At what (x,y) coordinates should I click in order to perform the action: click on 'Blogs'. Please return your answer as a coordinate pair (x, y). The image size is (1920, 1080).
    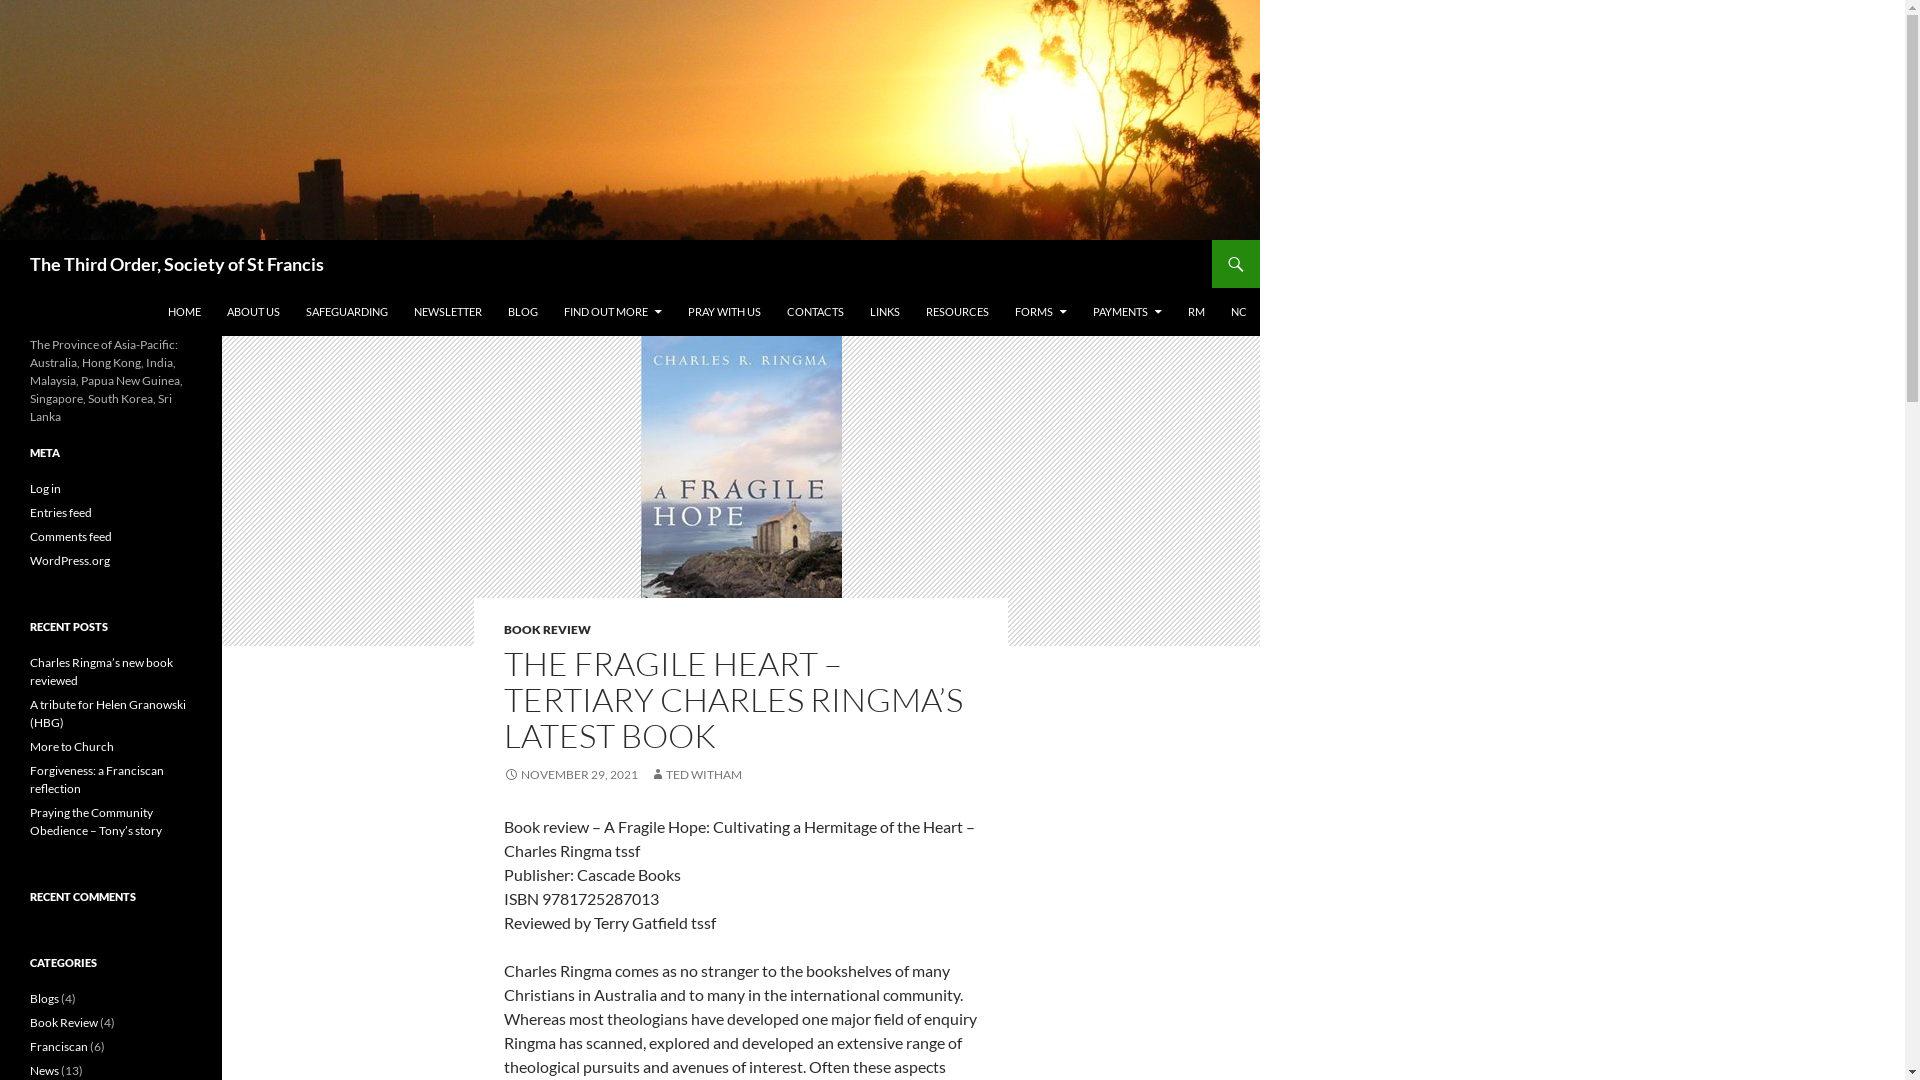
    Looking at the image, I should click on (44, 998).